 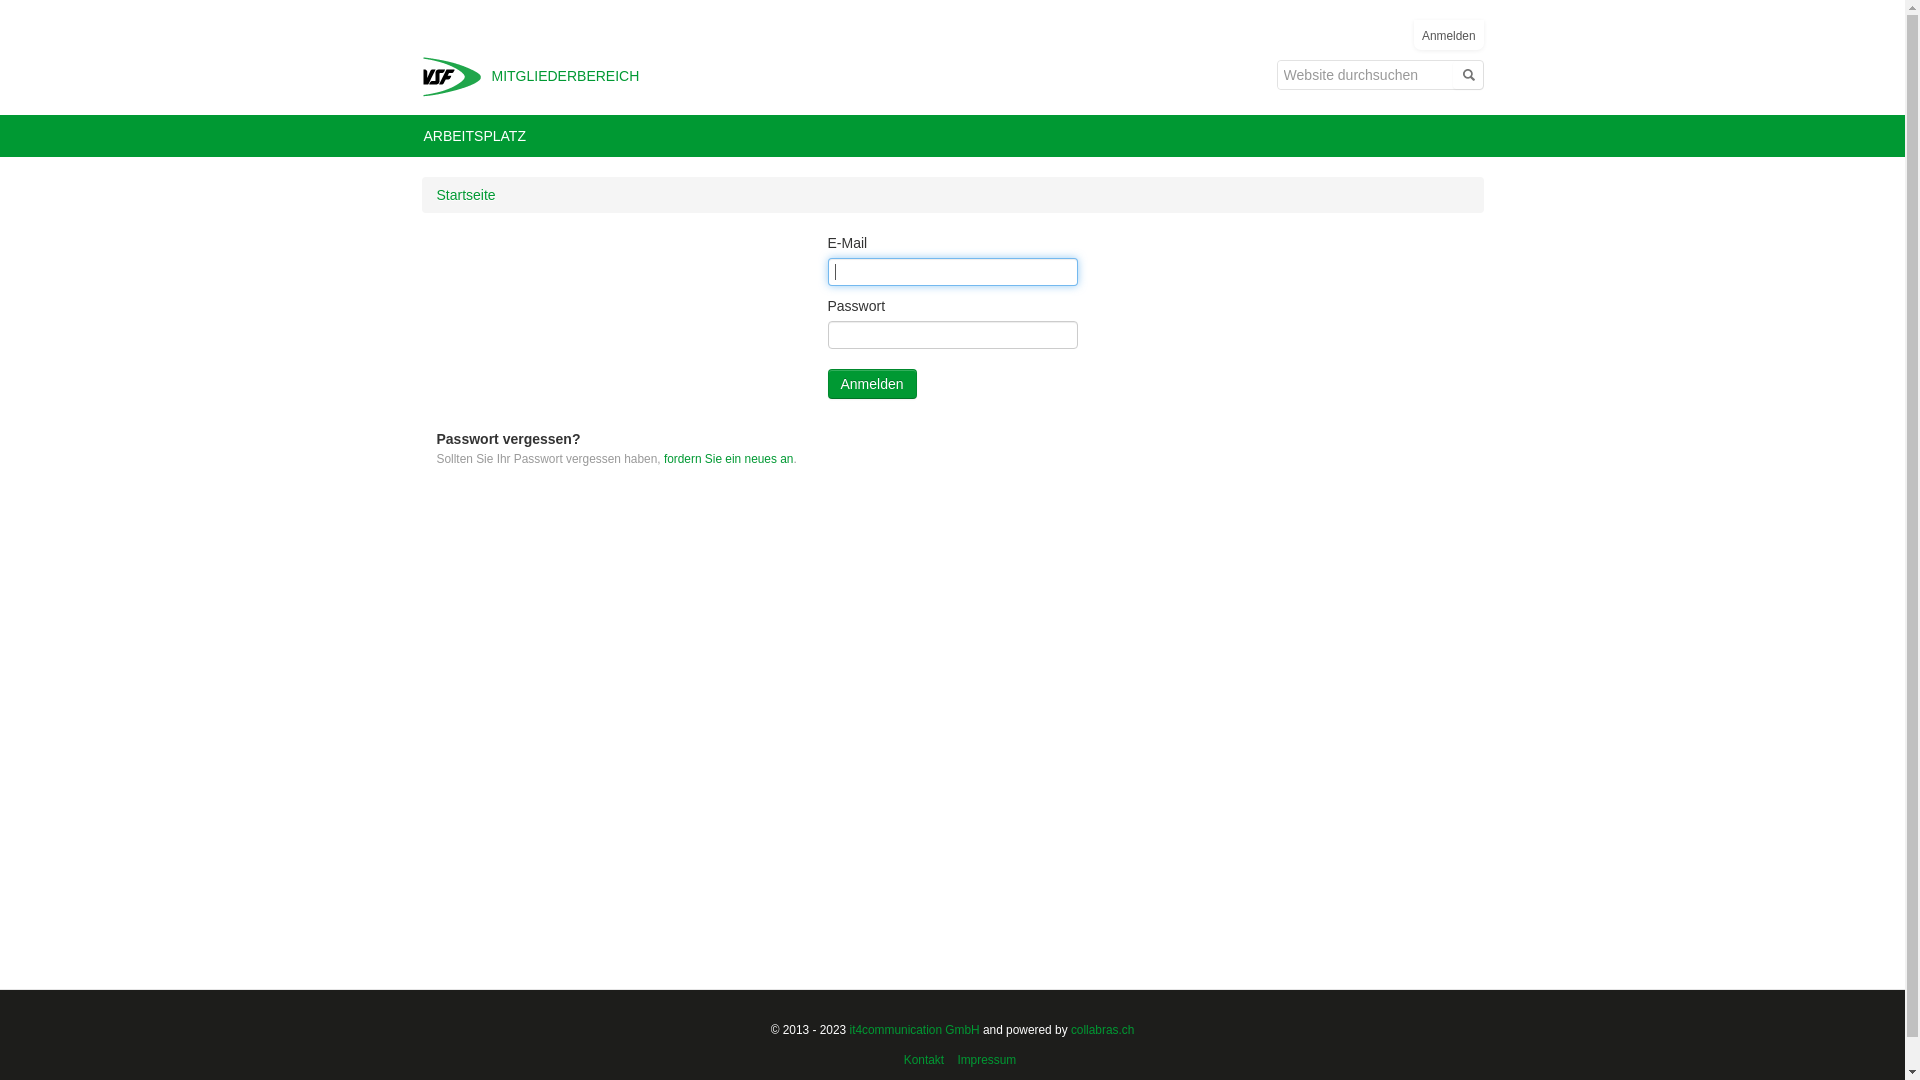 What do you see at coordinates (450, 73) in the screenshot?
I see `'MITGLIEDERBEREICH'` at bounding box center [450, 73].